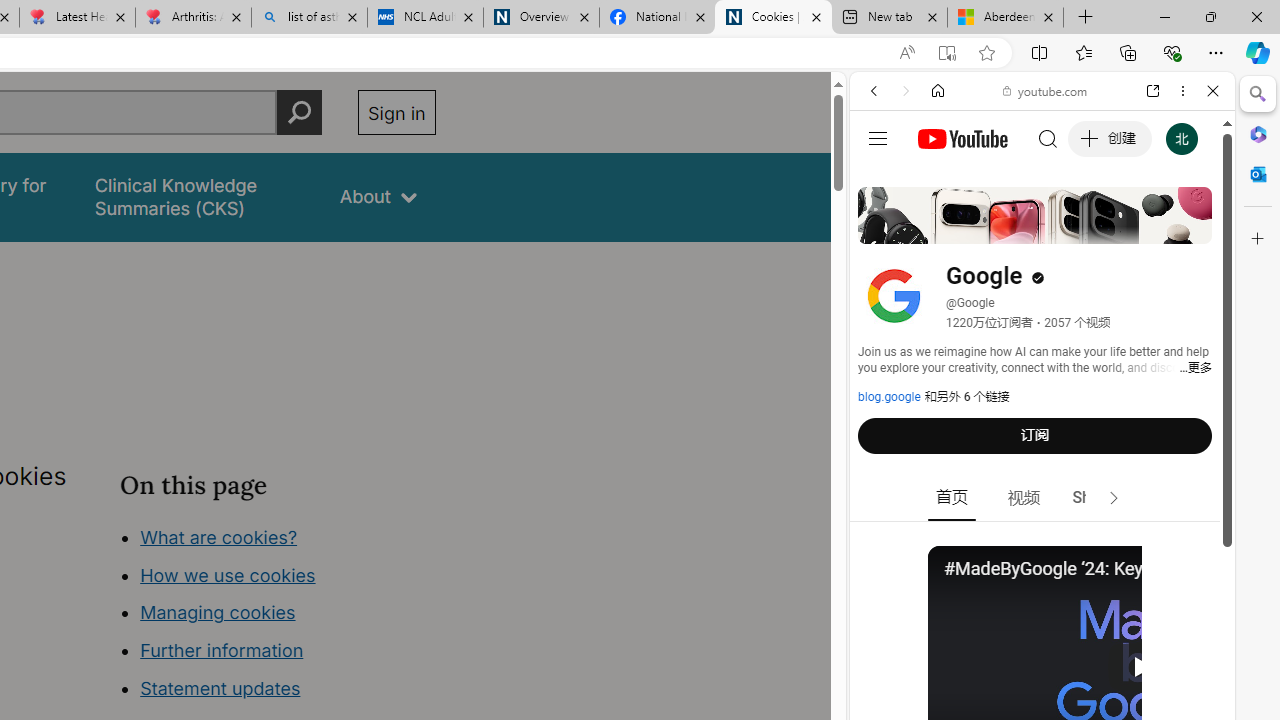 This screenshot has height=720, width=1280. Describe the element at coordinates (1006, 17) in the screenshot. I see `'Aberdeen, Hong Kong SAR hourly forecast | Microsoft Weather'` at that location.